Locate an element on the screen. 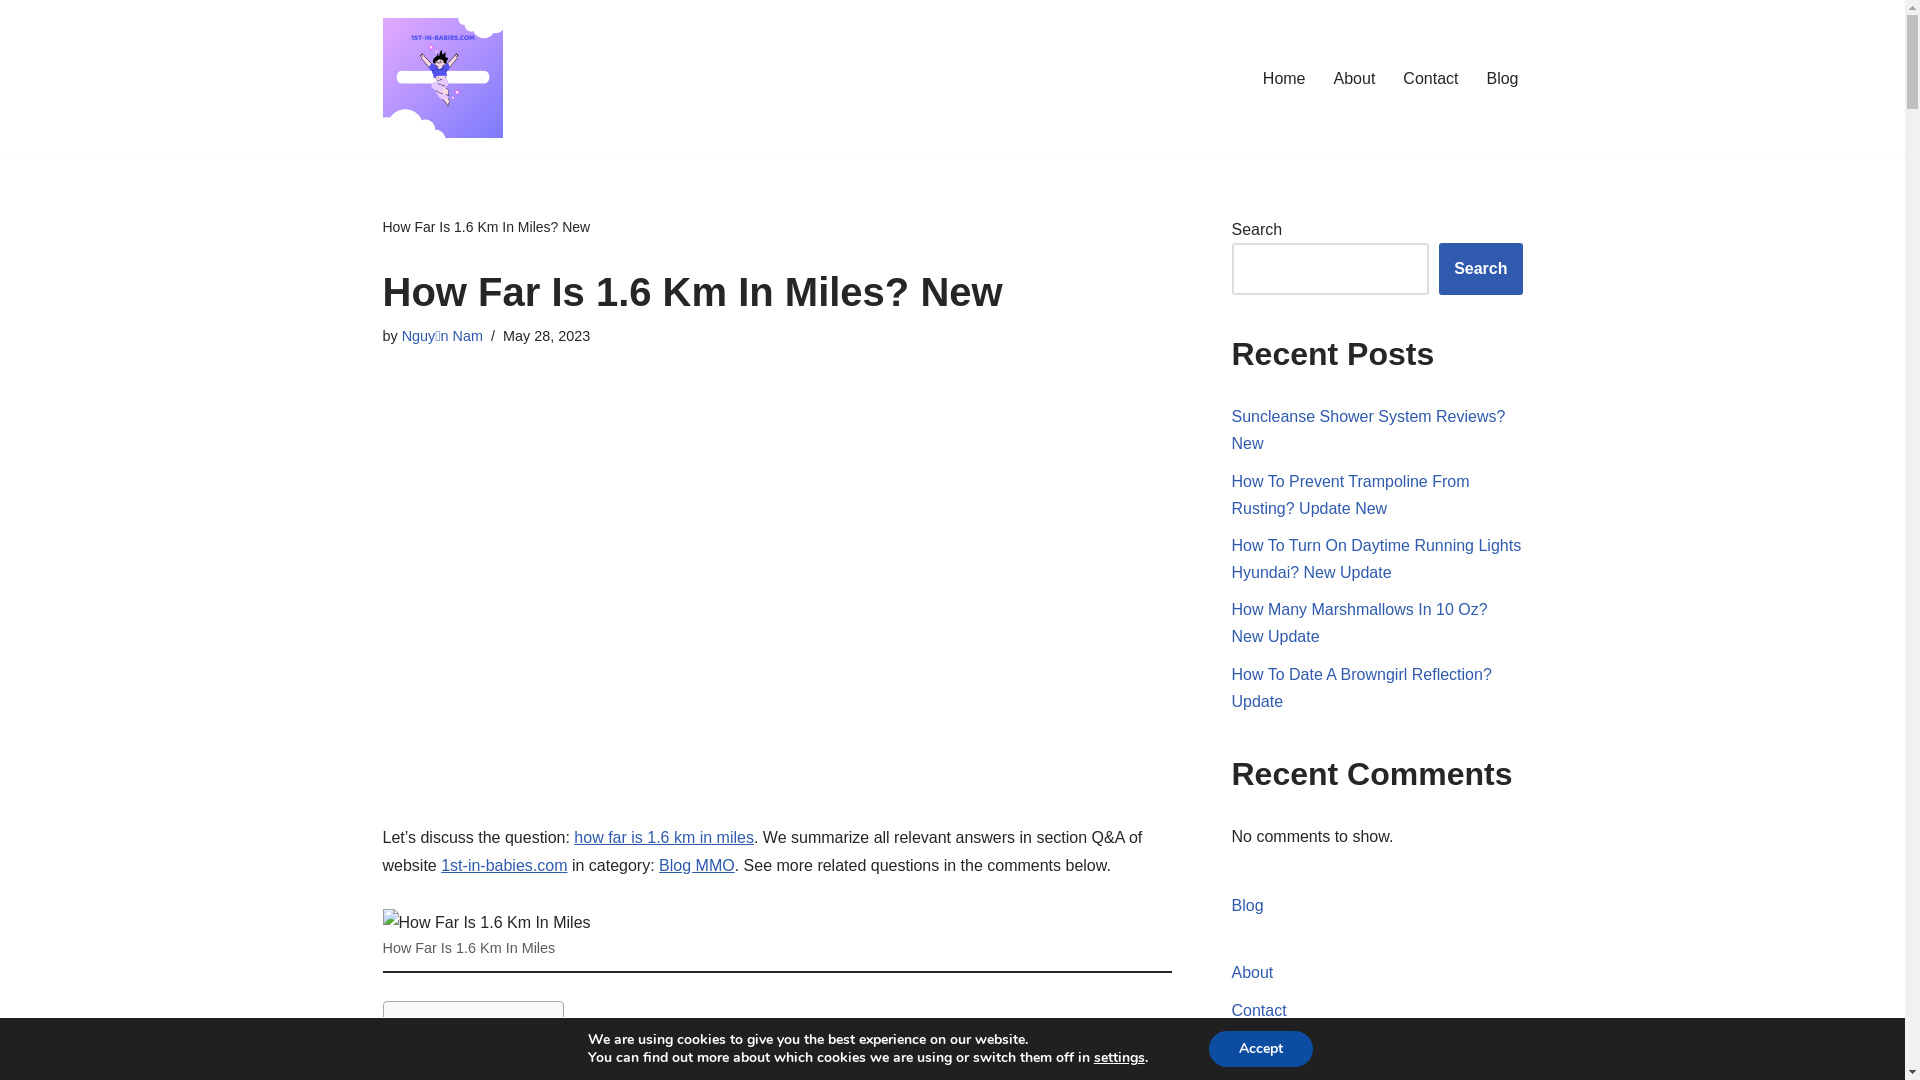 The image size is (1920, 1080). '1st-in-babies.com' is located at coordinates (504, 864).